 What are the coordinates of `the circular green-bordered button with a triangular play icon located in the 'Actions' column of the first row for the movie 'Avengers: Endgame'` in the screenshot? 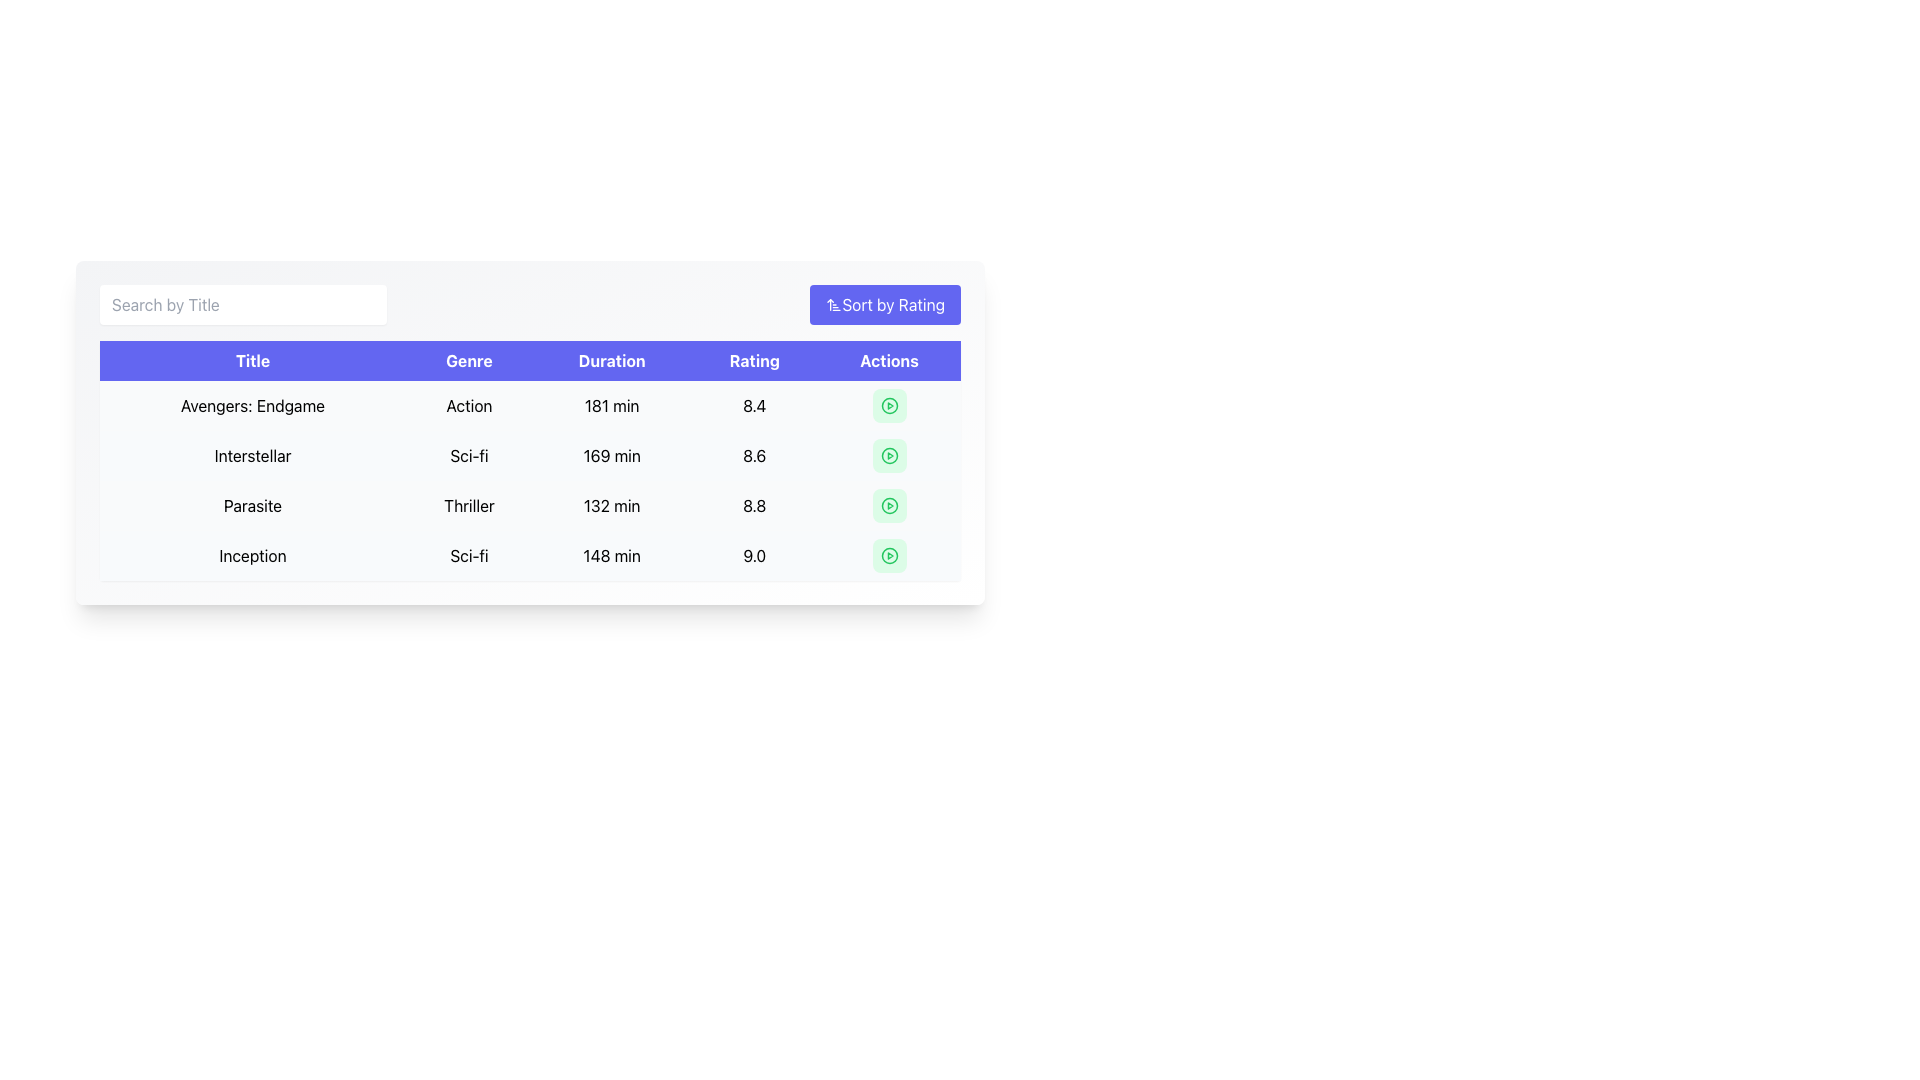 It's located at (888, 405).